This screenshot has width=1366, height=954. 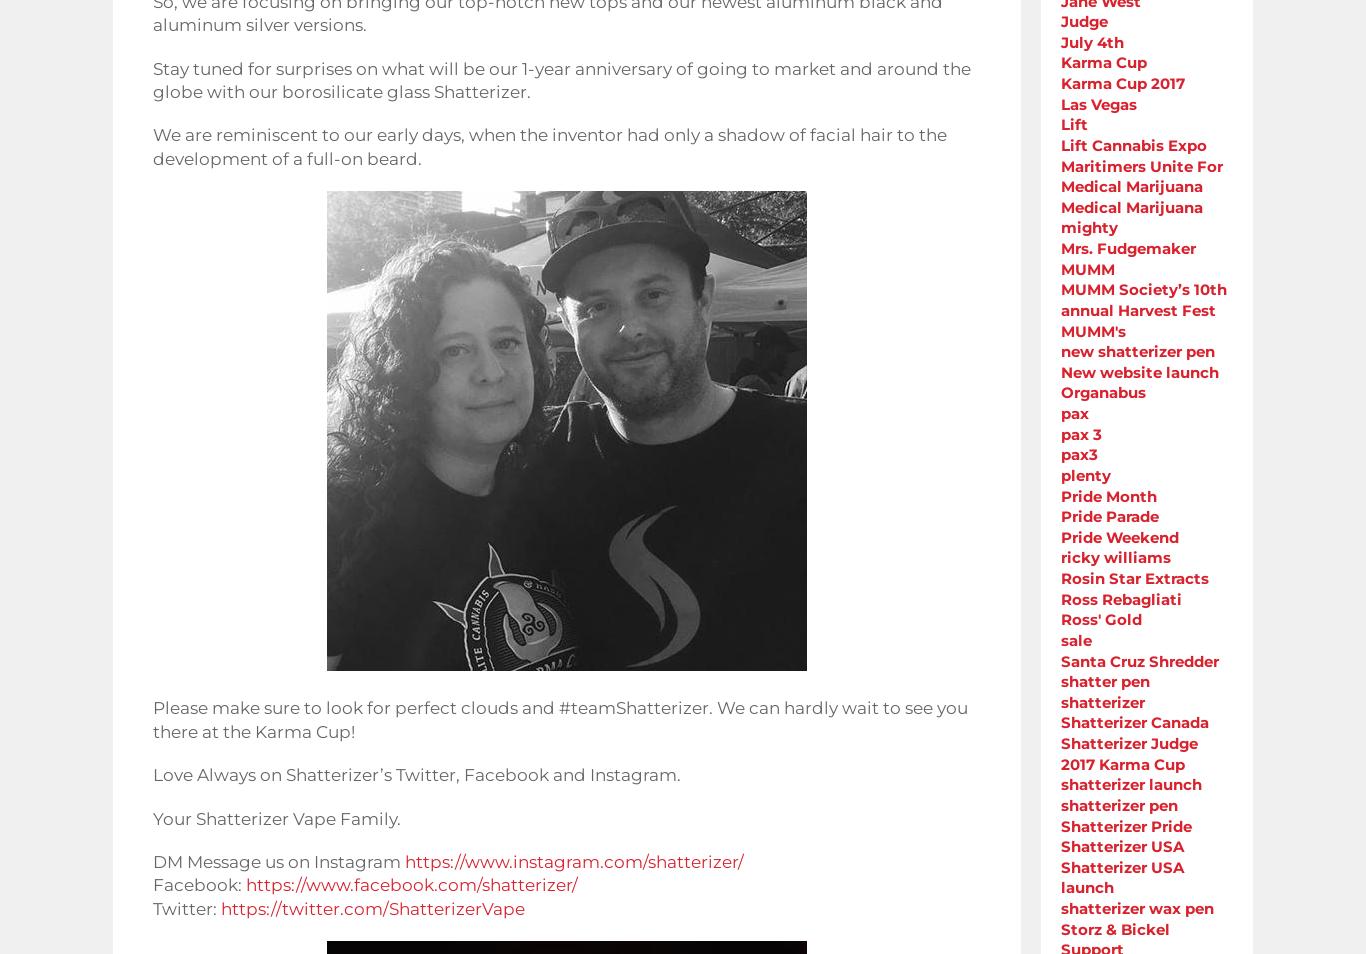 What do you see at coordinates (1134, 577) in the screenshot?
I see `'Rosin Star Extracts'` at bounding box center [1134, 577].